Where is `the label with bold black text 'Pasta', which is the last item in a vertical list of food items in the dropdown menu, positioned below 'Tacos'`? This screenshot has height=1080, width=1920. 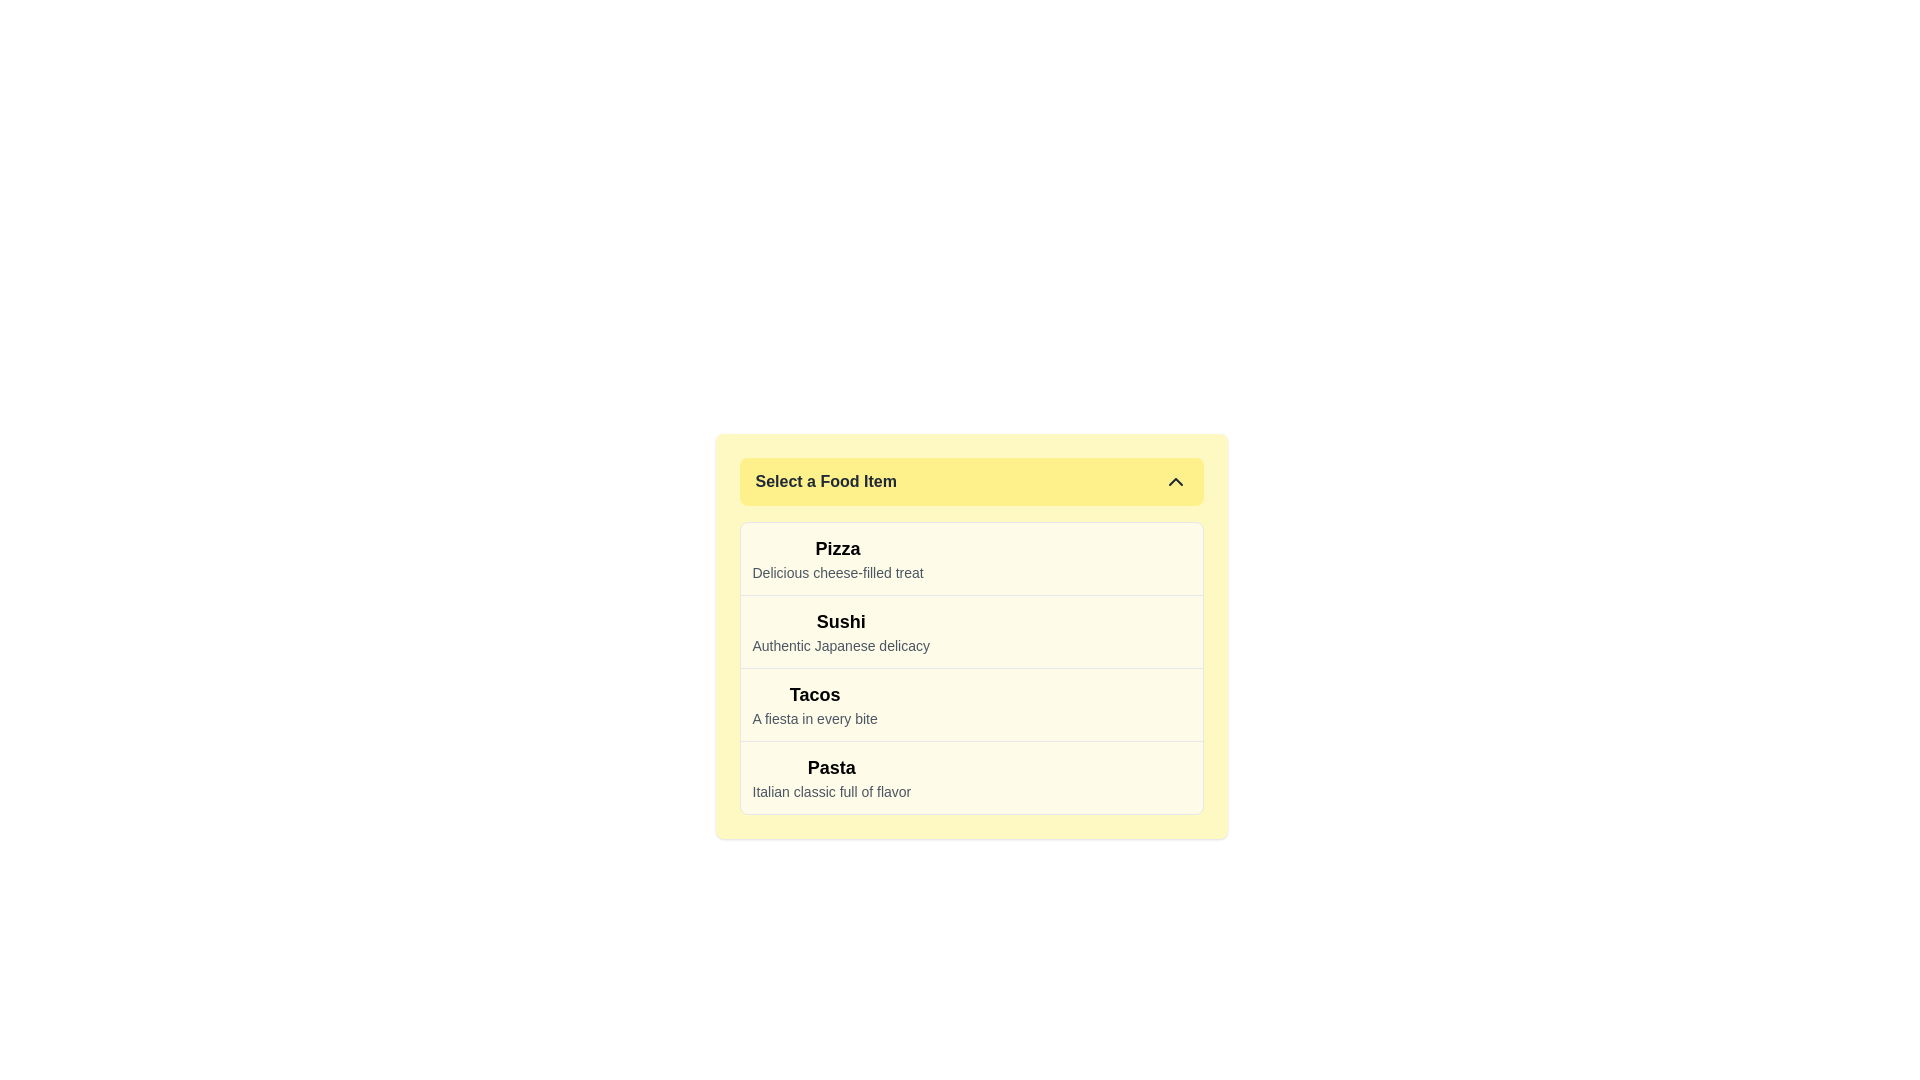 the label with bold black text 'Pasta', which is the last item in a vertical list of food items in the dropdown menu, positioned below 'Tacos' is located at coordinates (831, 777).